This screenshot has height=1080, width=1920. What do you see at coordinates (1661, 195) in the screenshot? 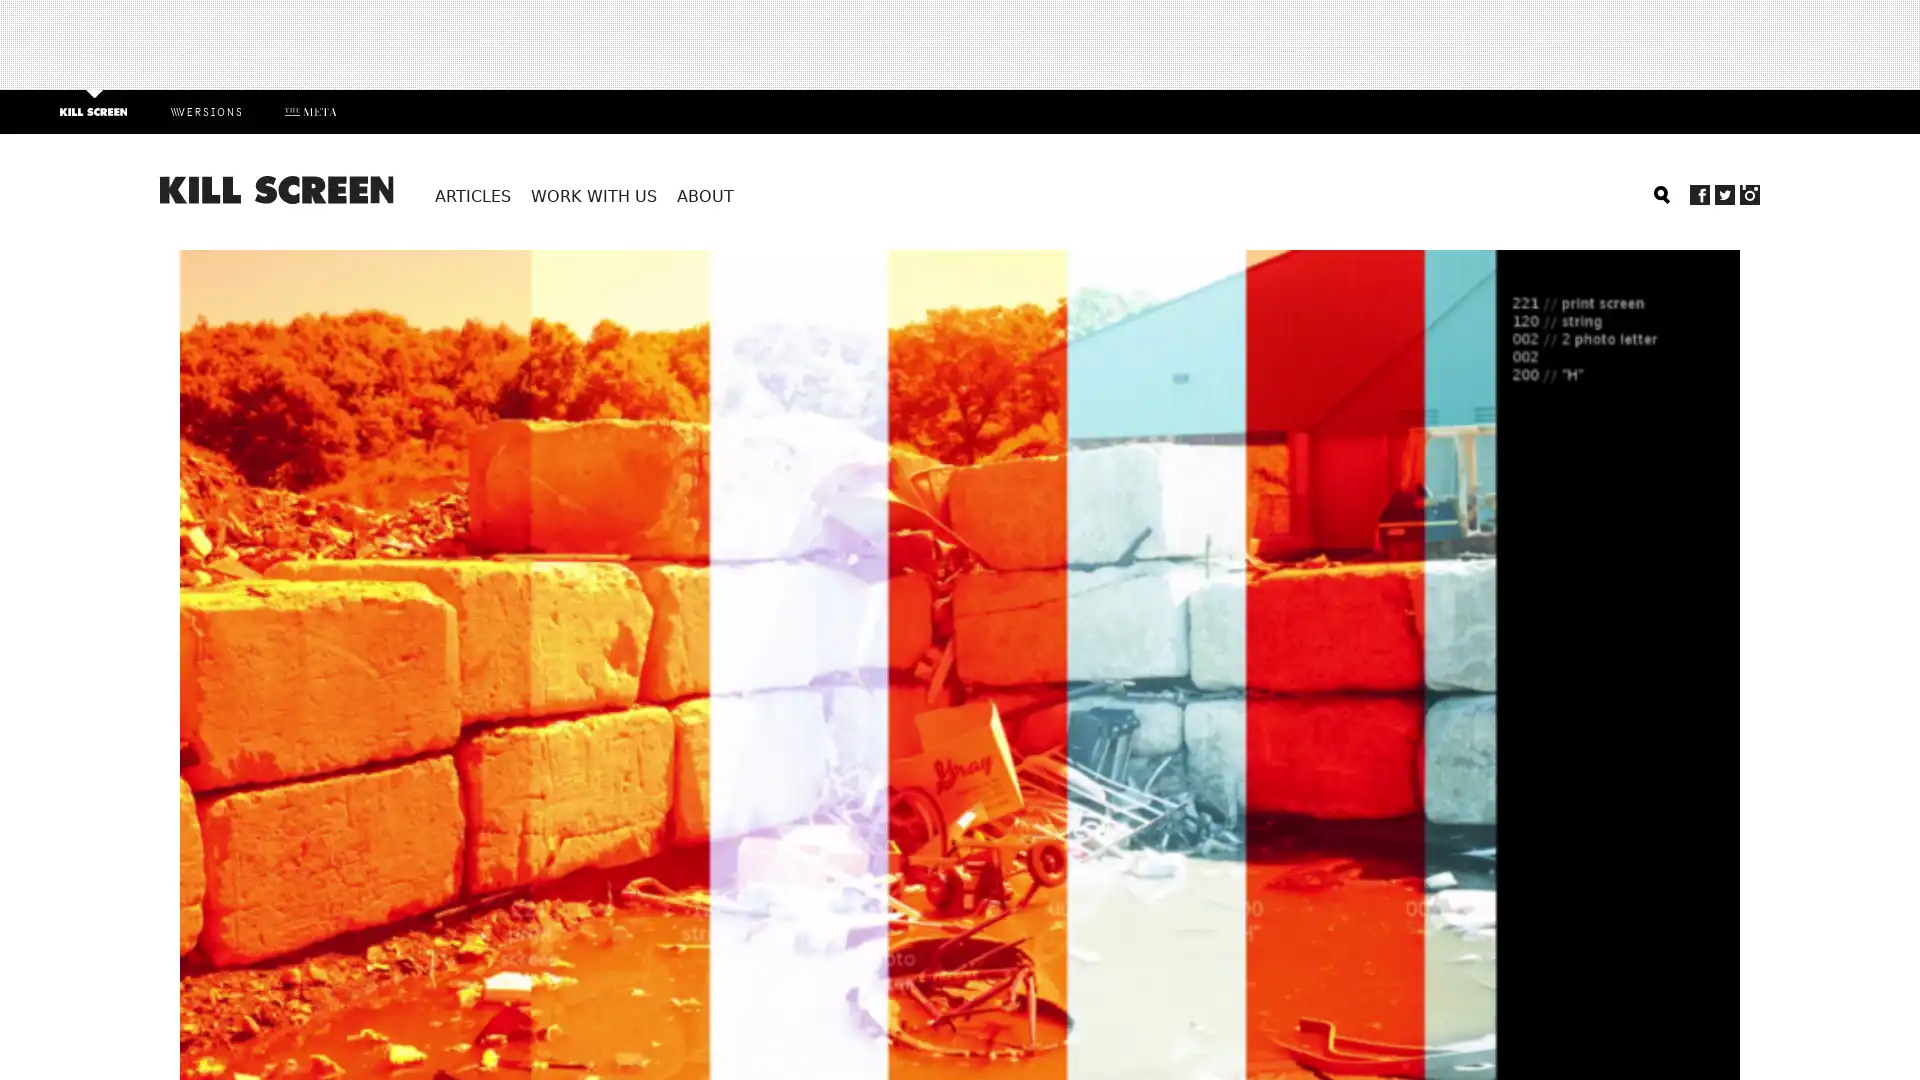
I see `Search` at bounding box center [1661, 195].